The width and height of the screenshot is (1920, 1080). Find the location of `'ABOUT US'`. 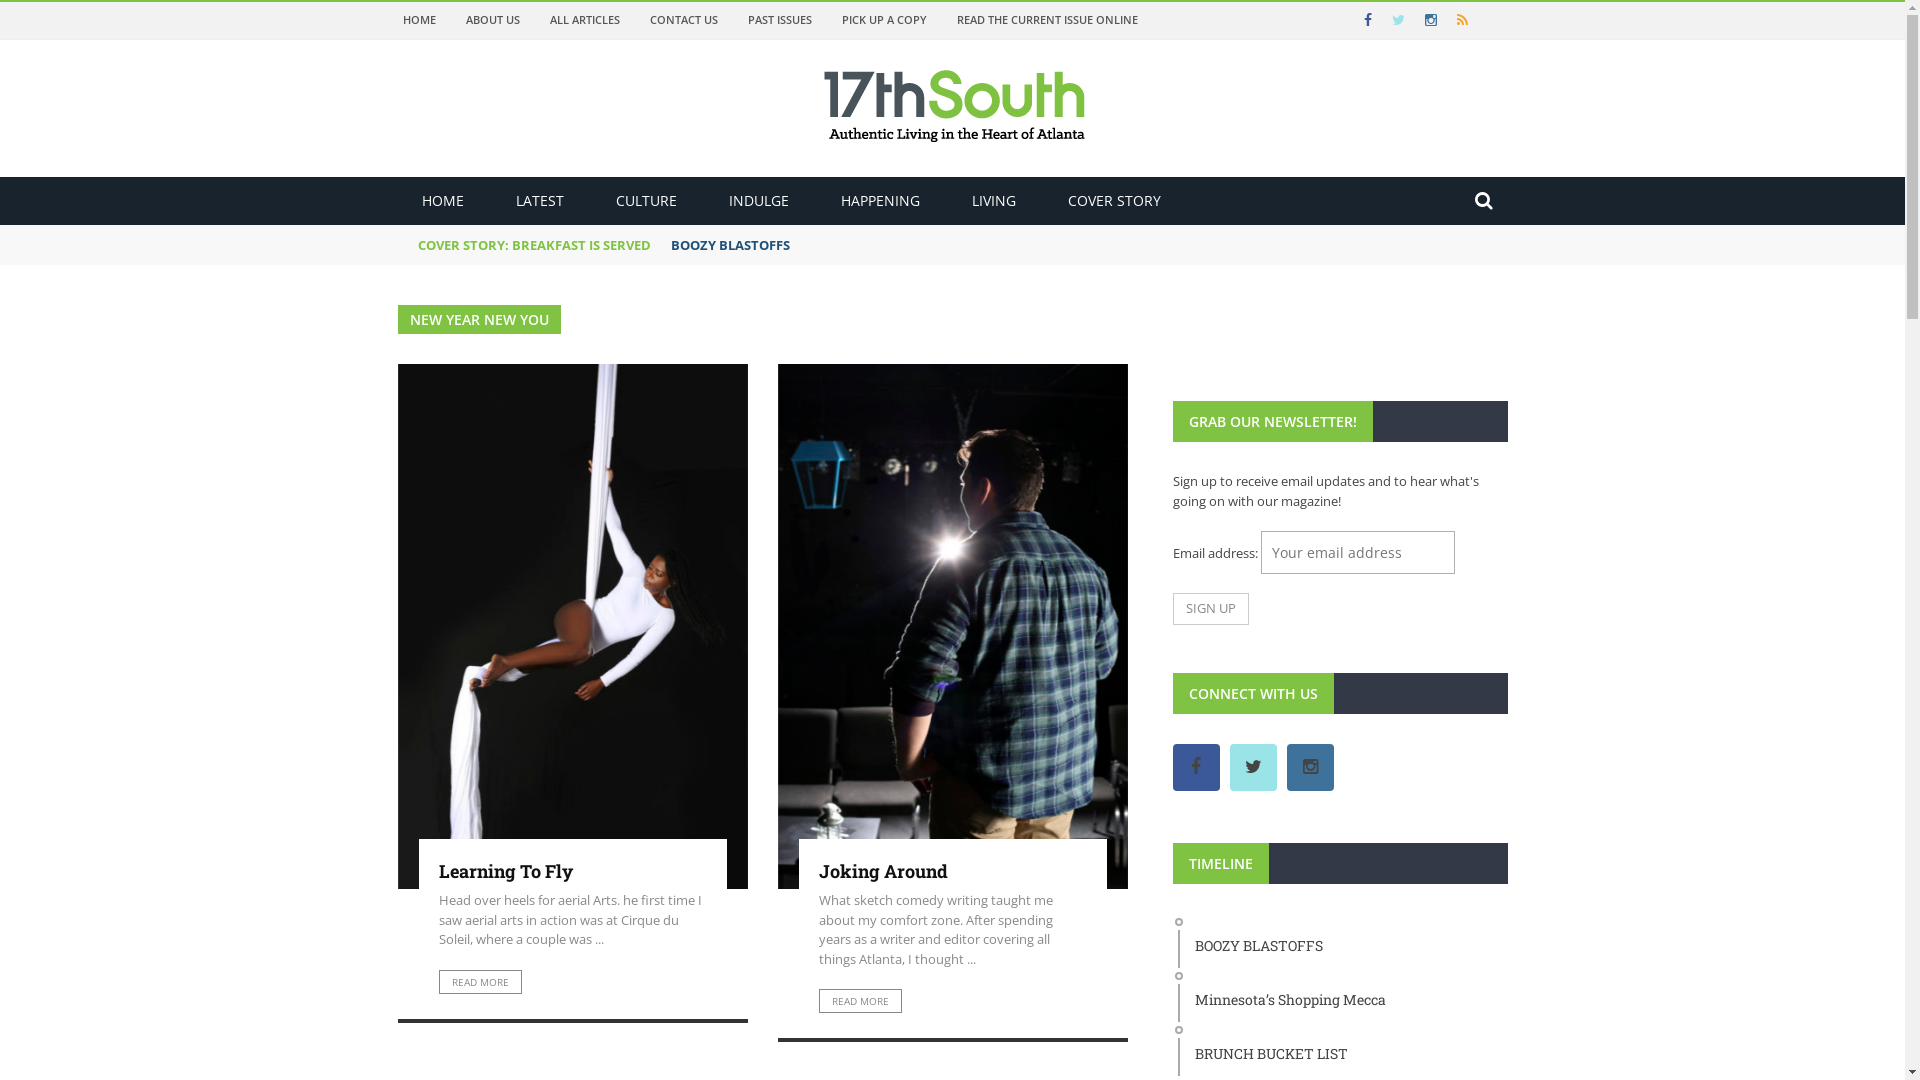

'ABOUT US' is located at coordinates (493, 19).